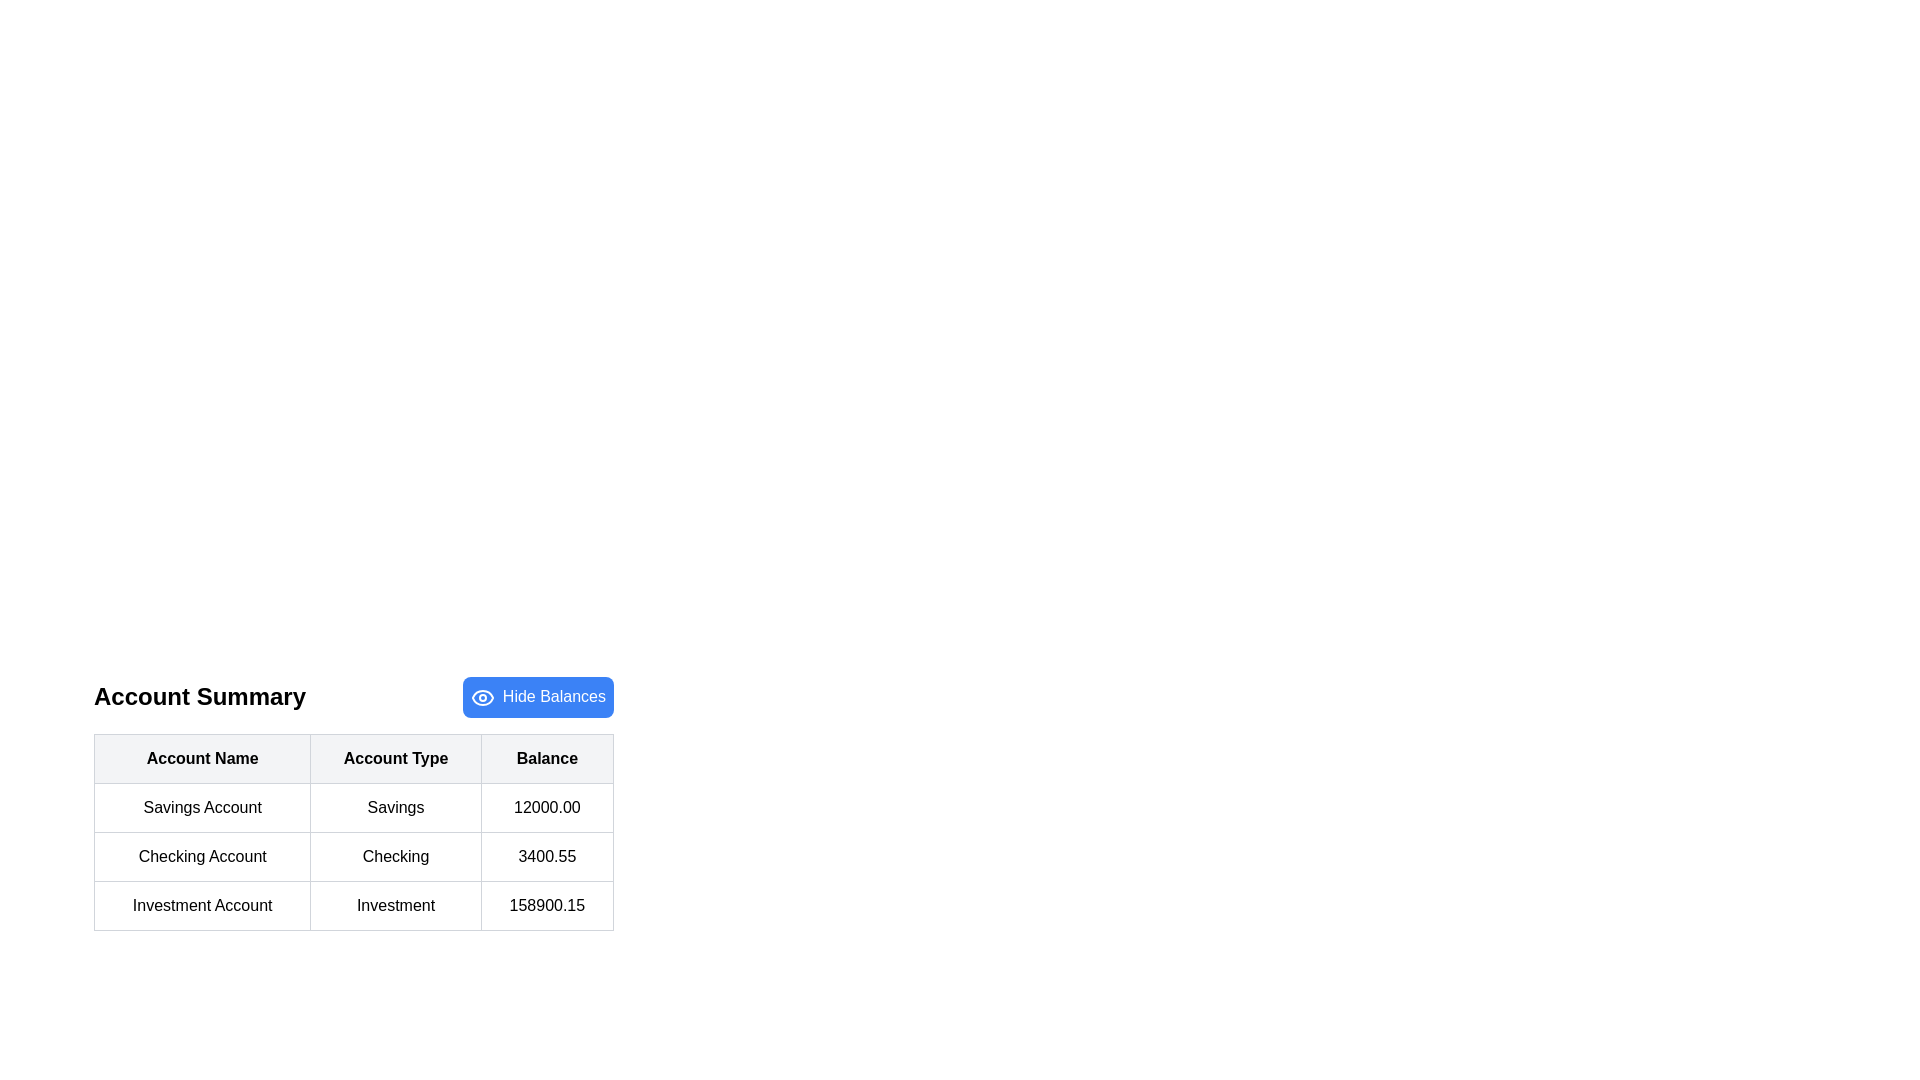 The height and width of the screenshot is (1080, 1920). What do you see at coordinates (547, 806) in the screenshot?
I see `the Static Text Display that shows the numeric balance value in the 'Balance' column of the 'Account Summary' table for the 'Savings Account'` at bounding box center [547, 806].